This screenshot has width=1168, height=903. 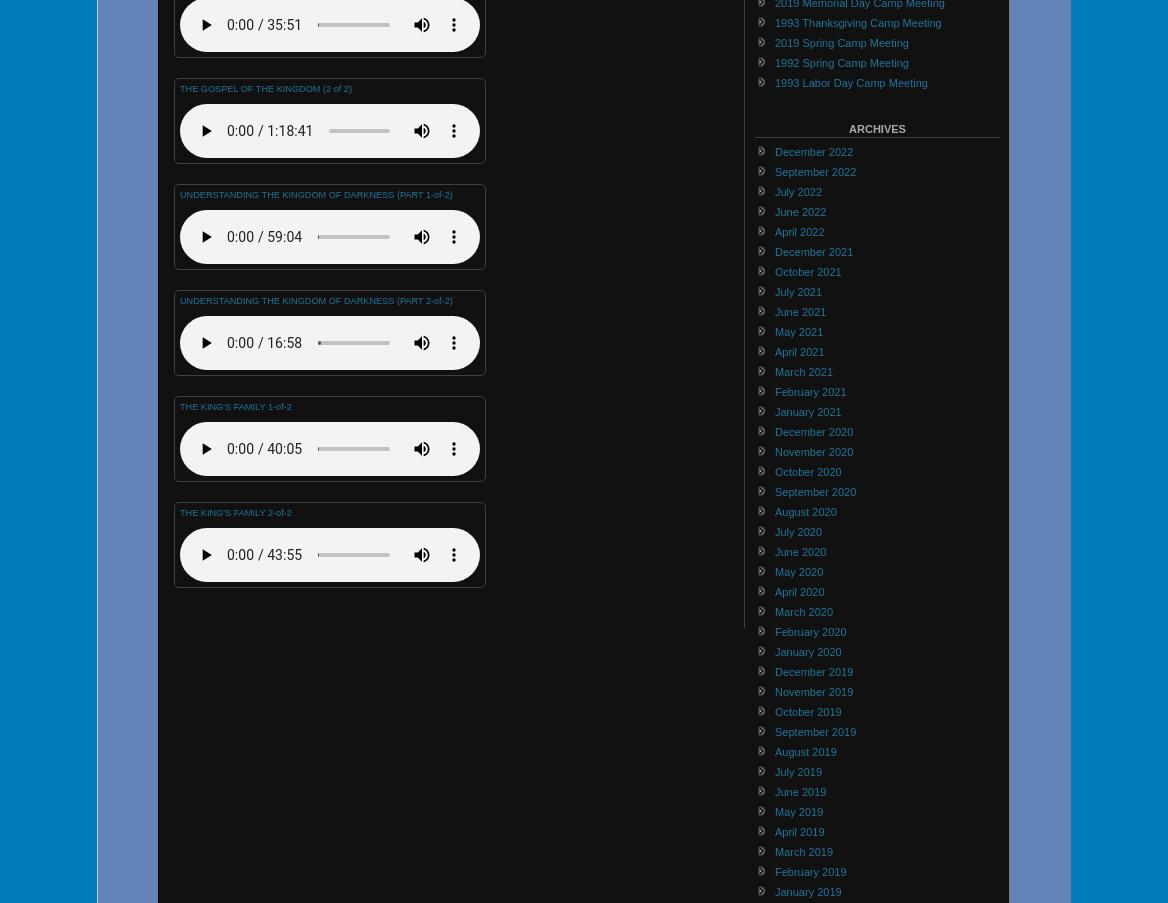 What do you see at coordinates (315, 194) in the screenshot?
I see `'UNDERSTANDING THE KINGDOM OF DARKNESS (PART 1-of-2)'` at bounding box center [315, 194].